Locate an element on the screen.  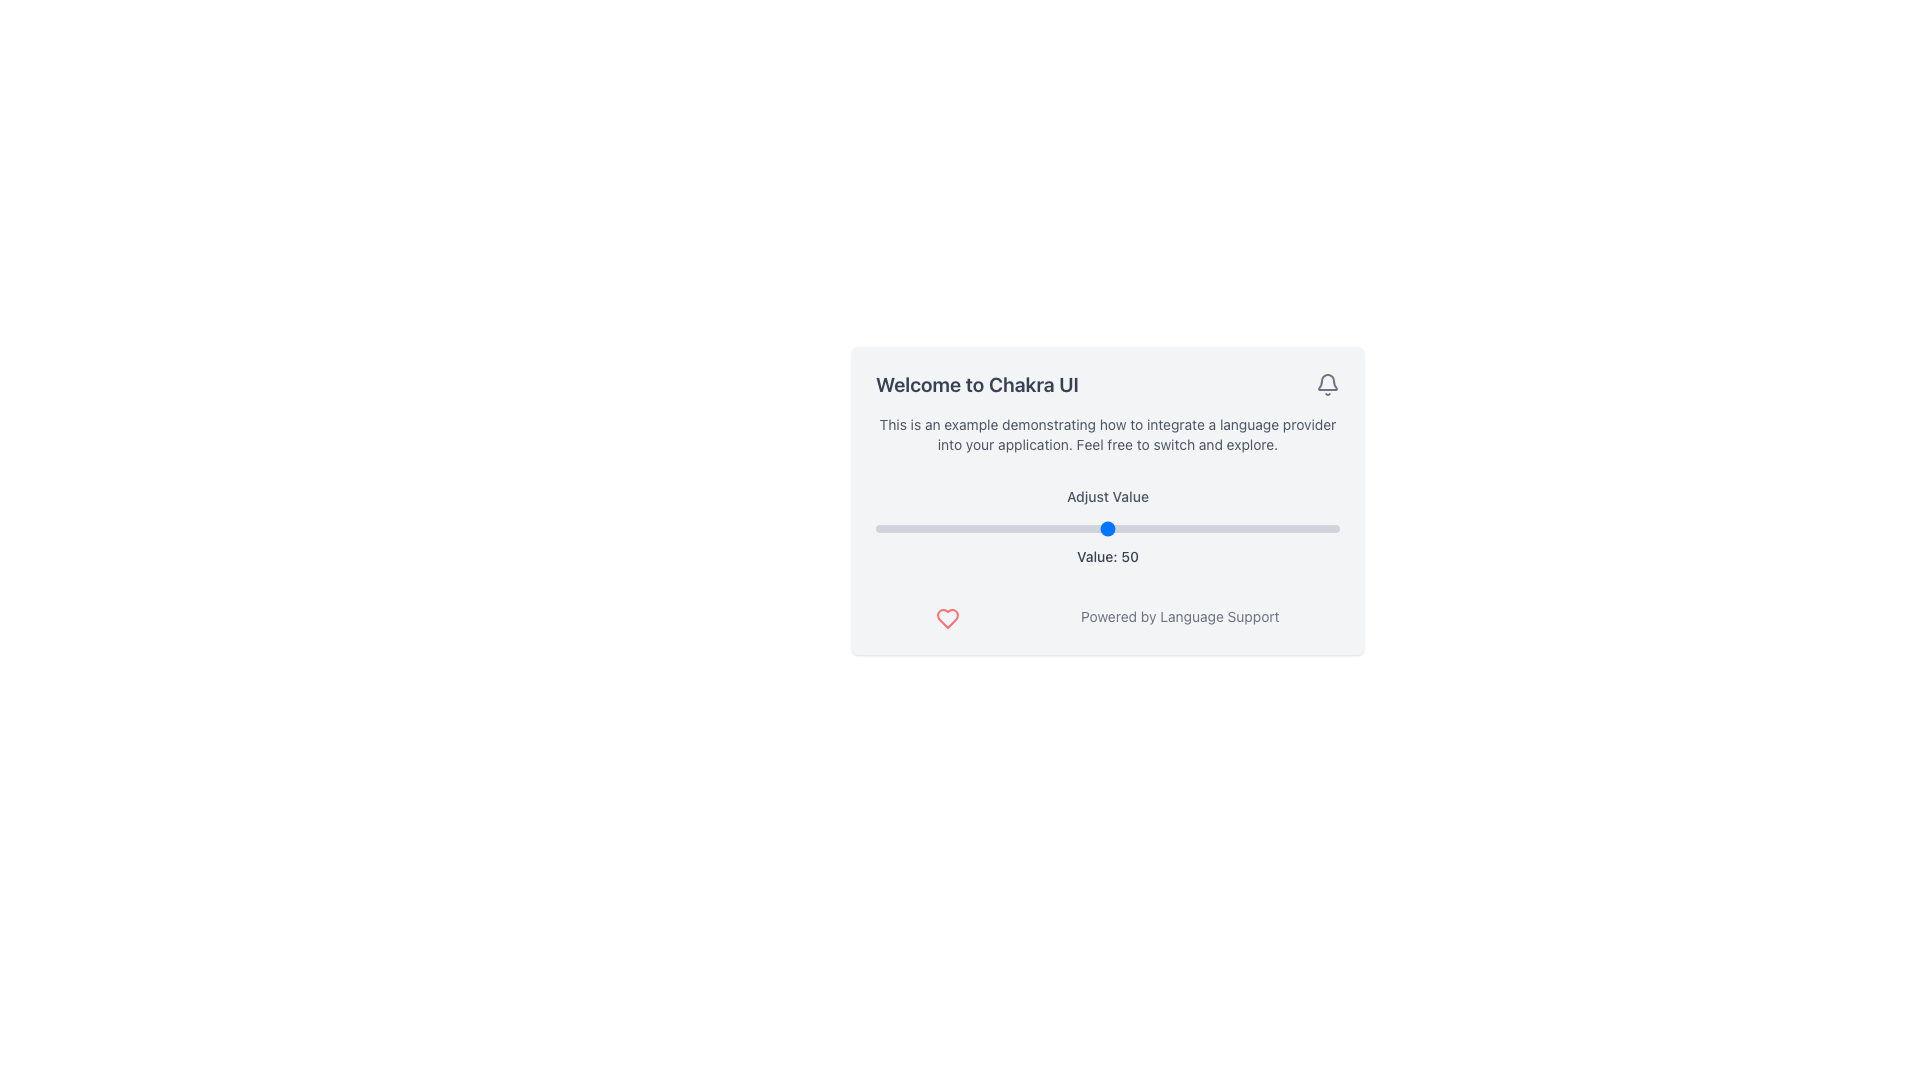
the adjustment slider is located at coordinates (935, 527).